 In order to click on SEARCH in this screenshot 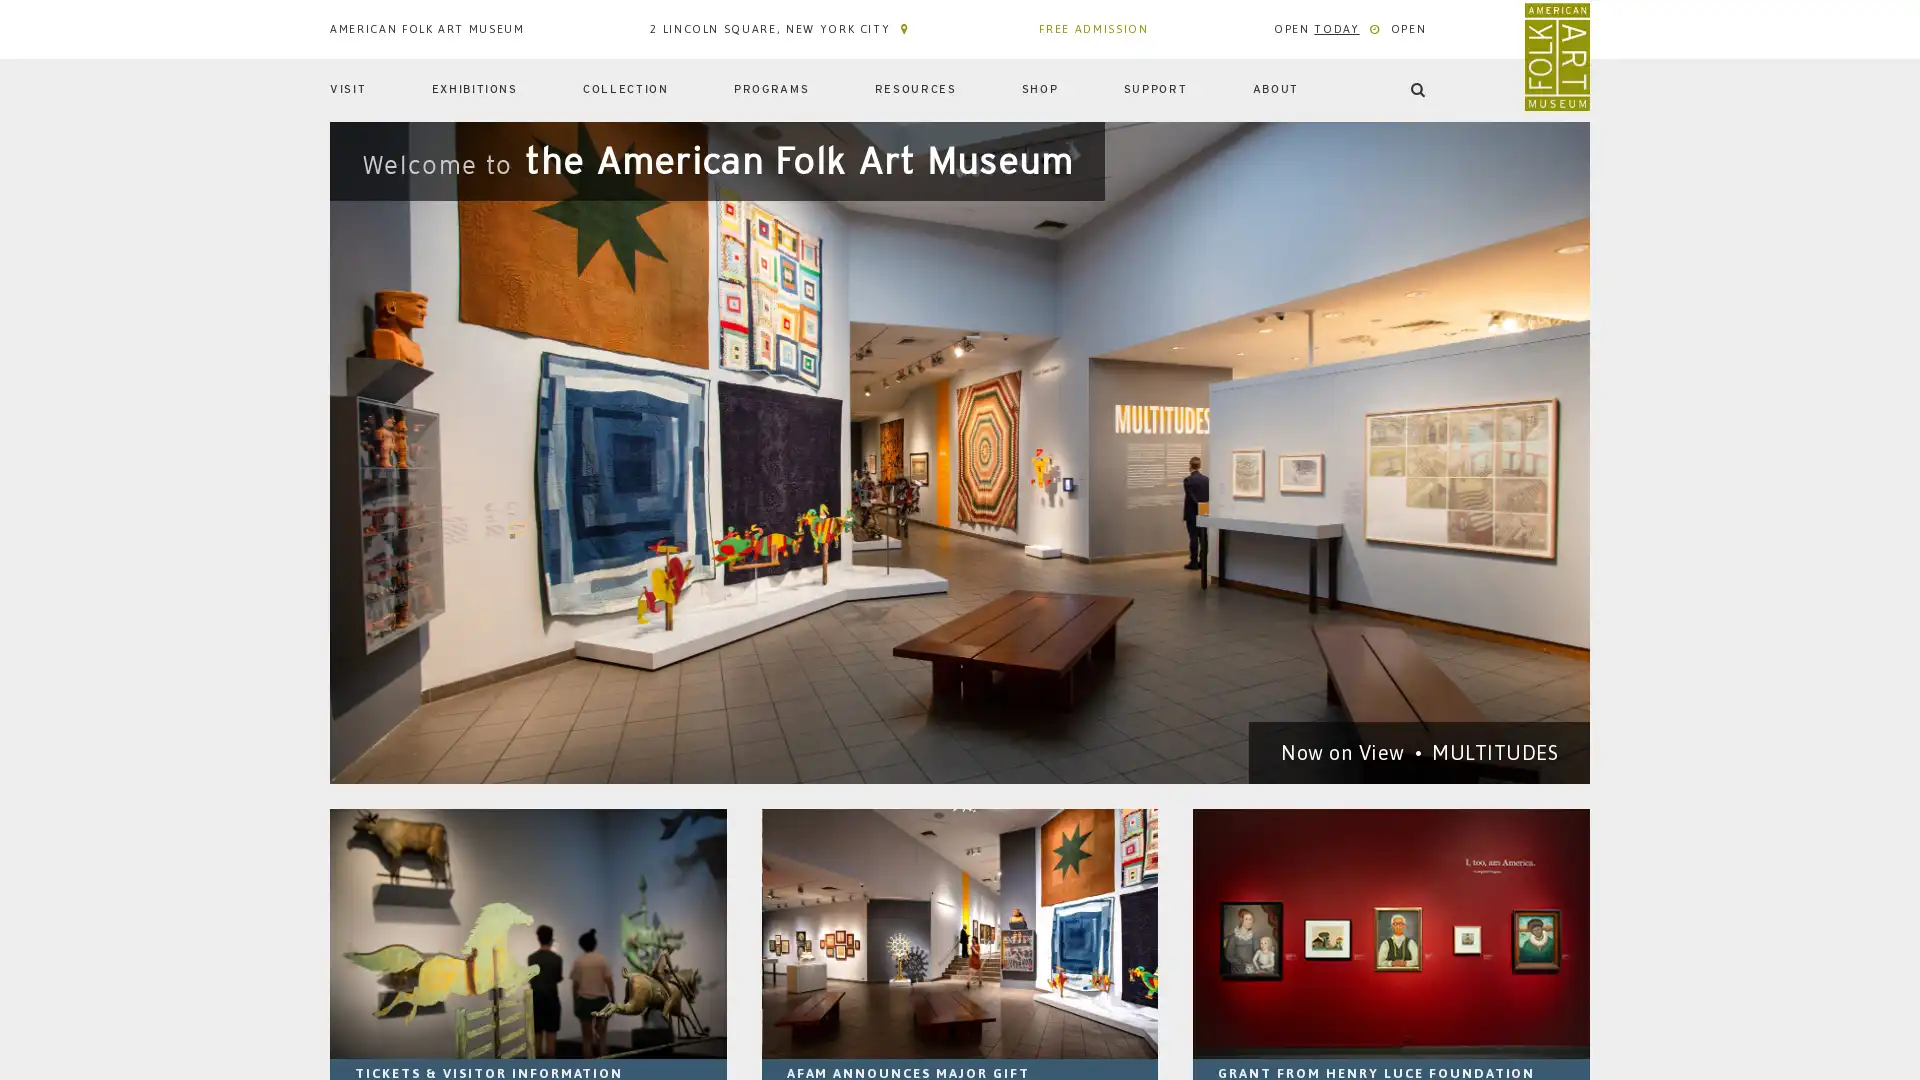, I will do `click(1538, 158)`.